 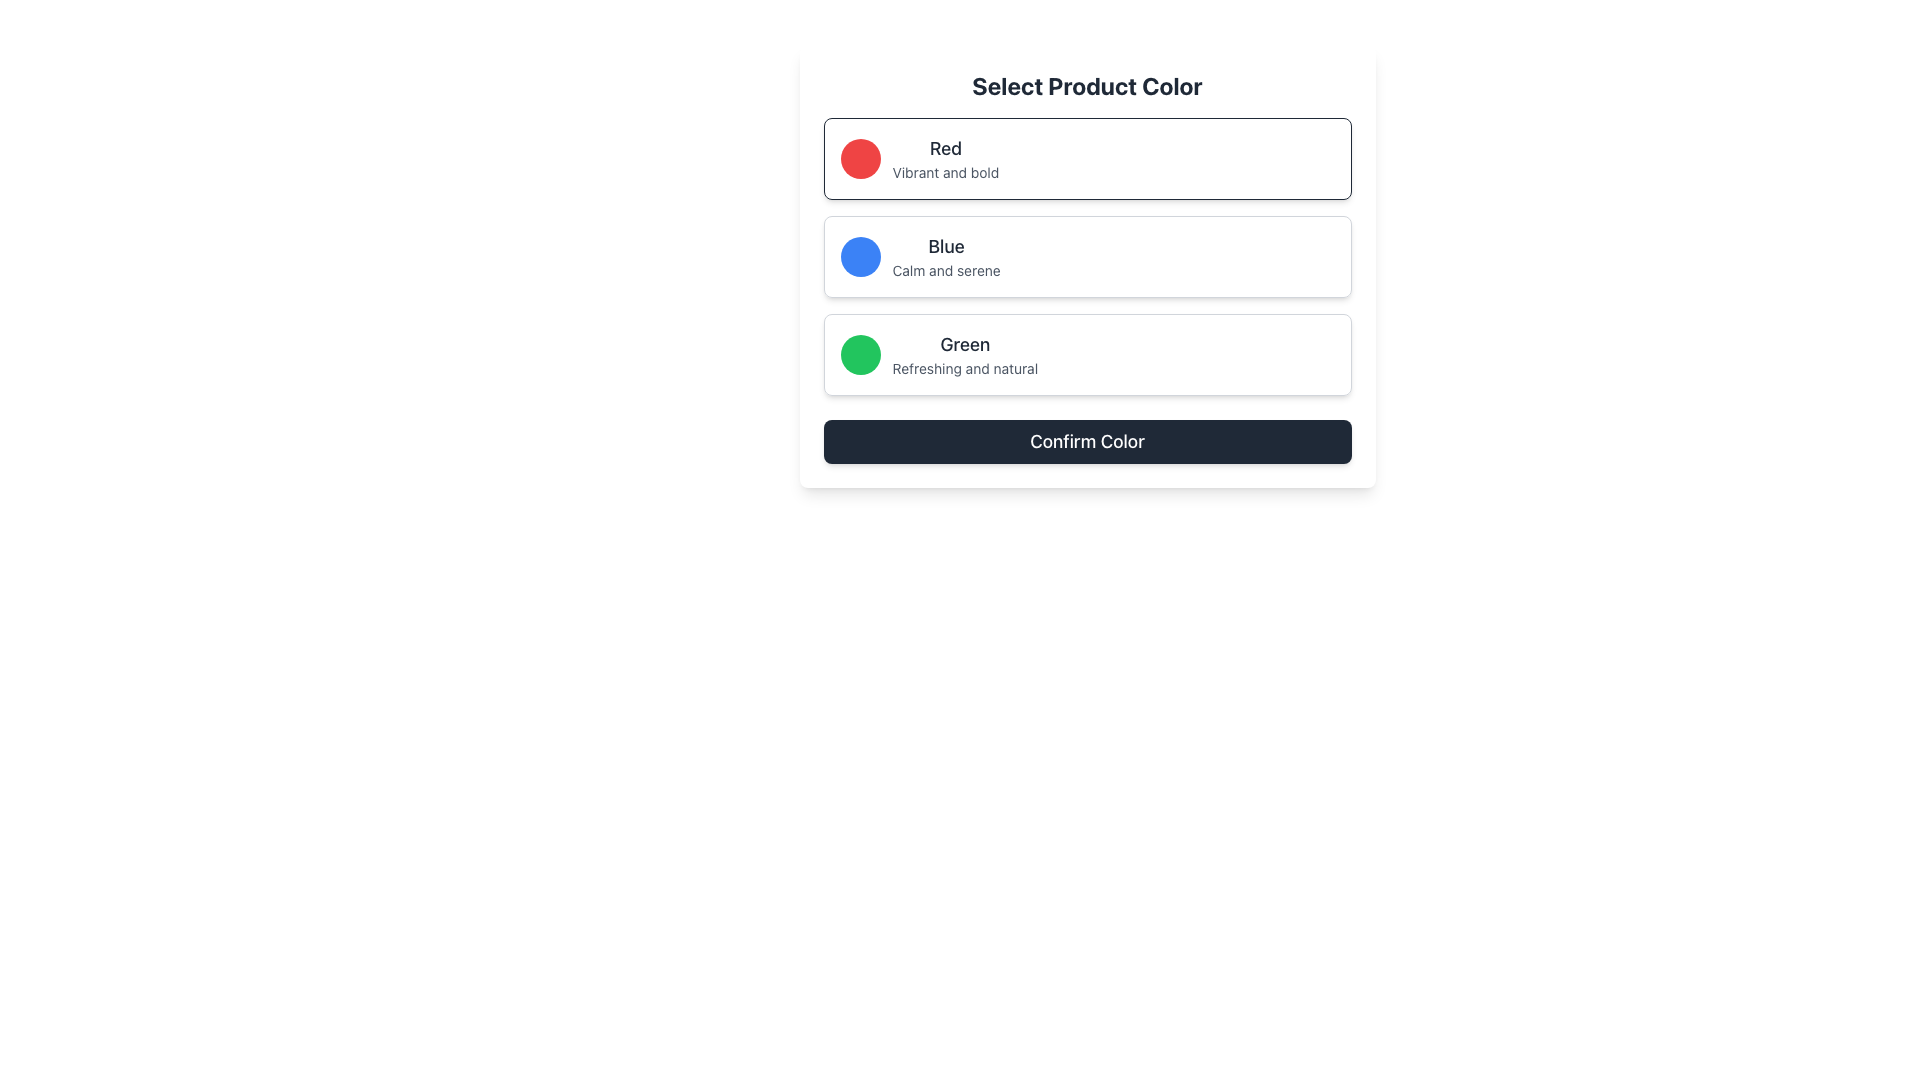 What do you see at coordinates (944, 172) in the screenshot?
I see `text label displaying 'Vibrant and bold', which is styled with a small font size and gray color, located below the 'Red' text in the color selection interface` at bounding box center [944, 172].